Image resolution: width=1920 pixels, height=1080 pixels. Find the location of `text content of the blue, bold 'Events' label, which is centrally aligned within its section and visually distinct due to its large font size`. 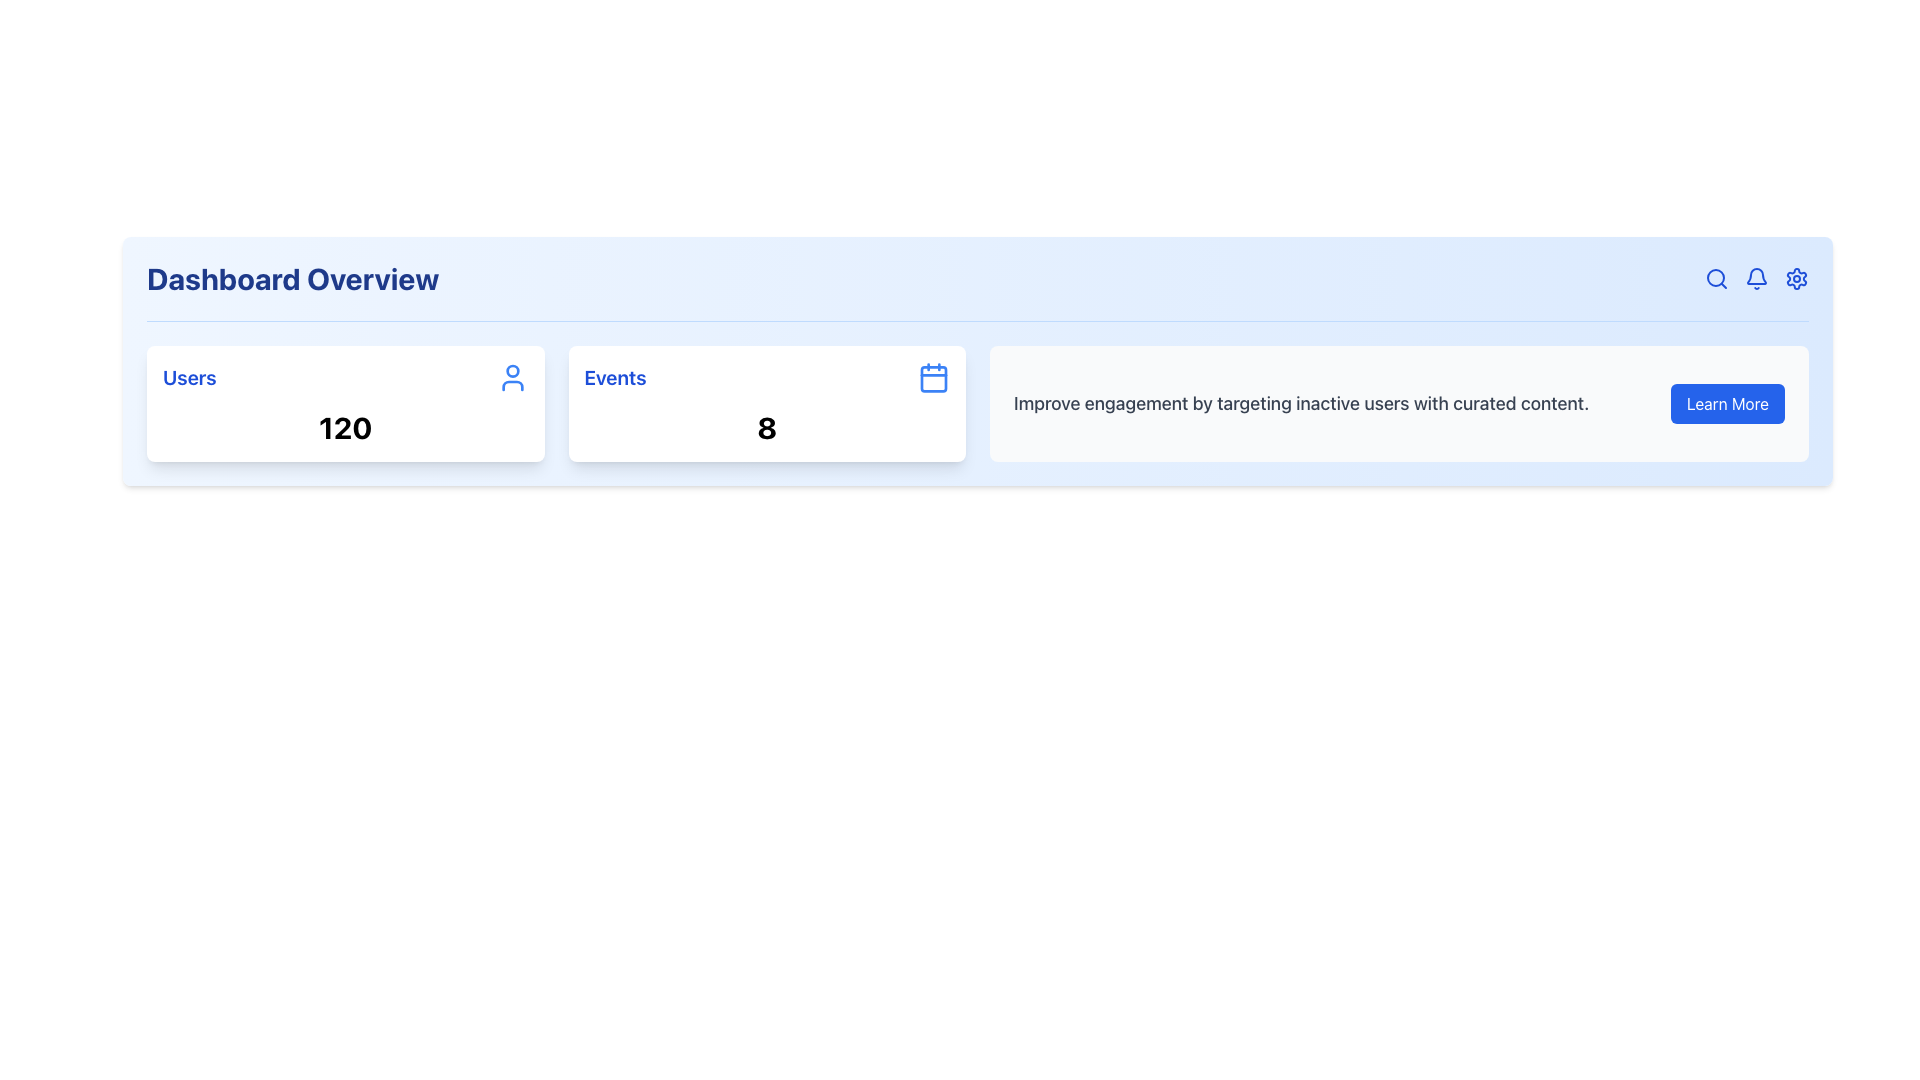

text content of the blue, bold 'Events' label, which is centrally aligned within its section and visually distinct due to its large font size is located at coordinates (614, 378).